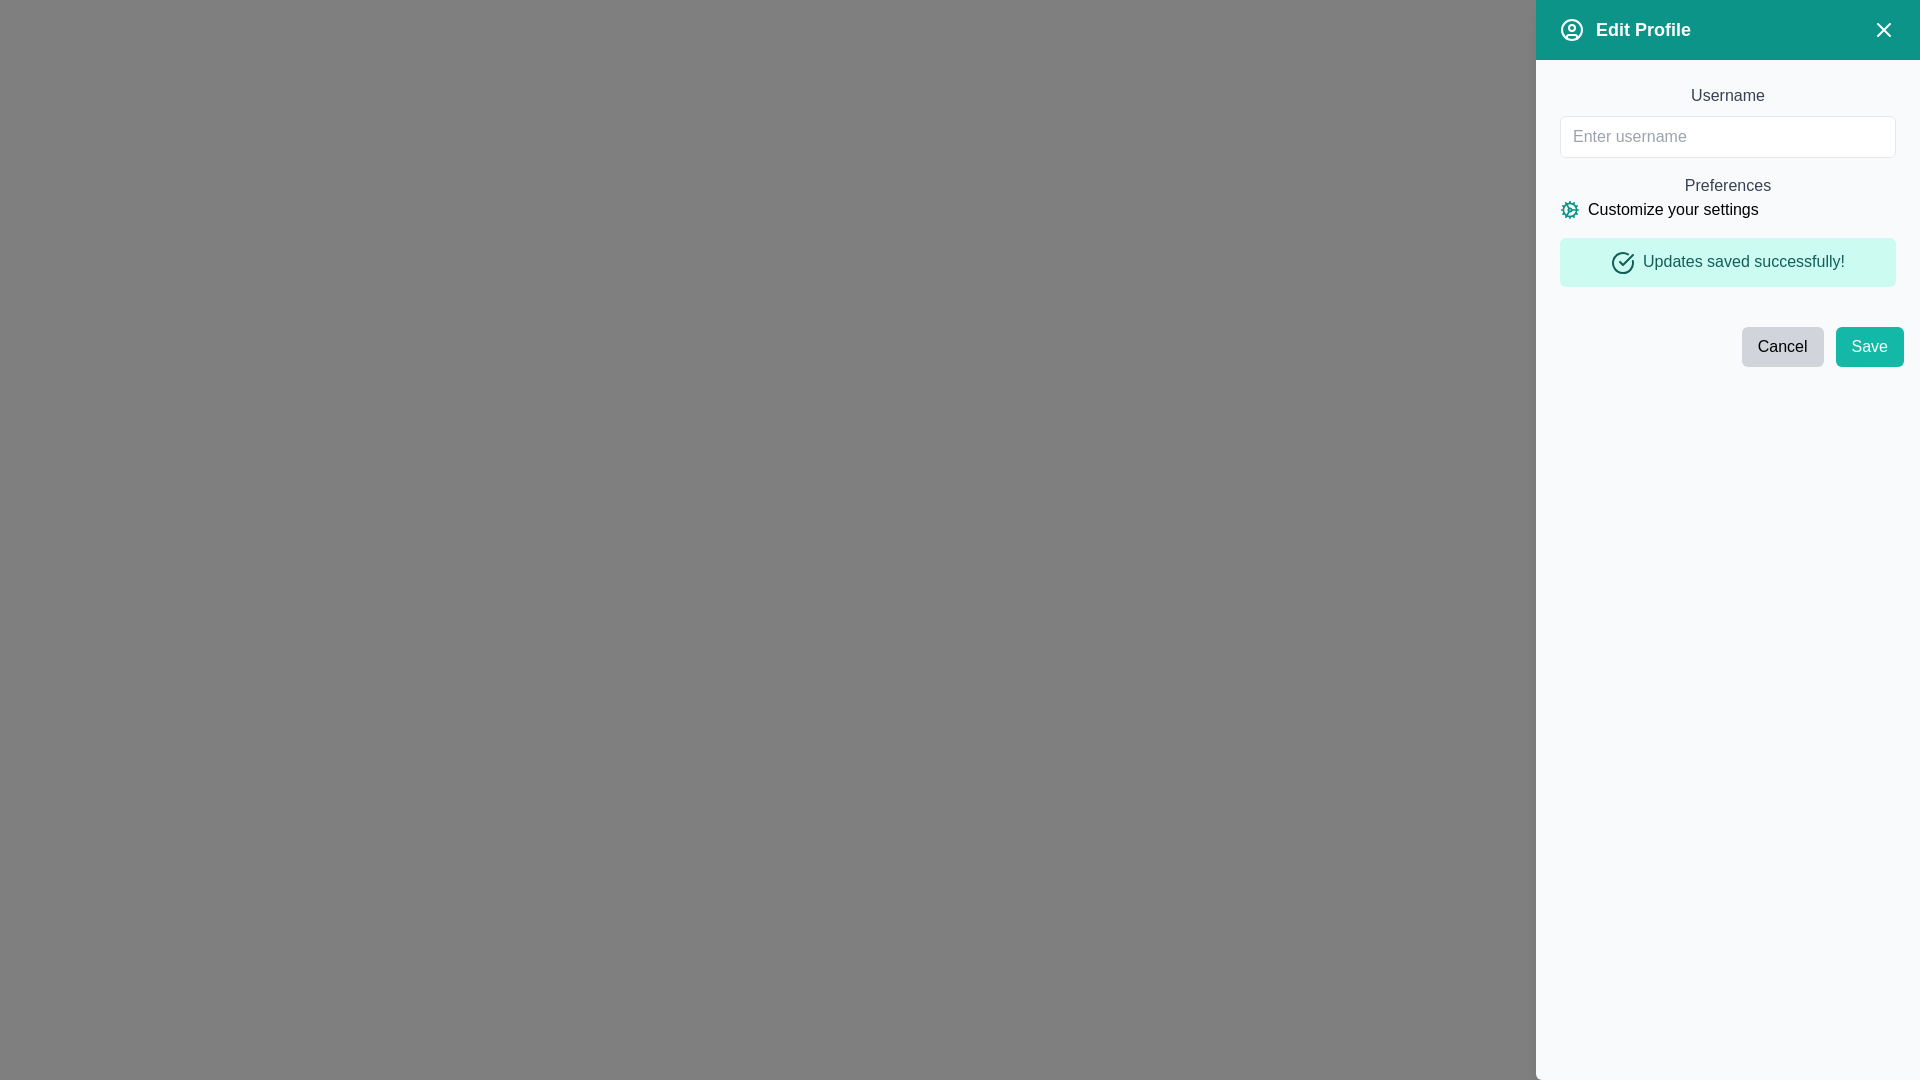 The height and width of the screenshot is (1080, 1920). What do you see at coordinates (1727, 209) in the screenshot?
I see `the 'Customize your settings' text and teal cogwheel icon combination located beneath the 'Preferences' heading in the settings menu` at bounding box center [1727, 209].